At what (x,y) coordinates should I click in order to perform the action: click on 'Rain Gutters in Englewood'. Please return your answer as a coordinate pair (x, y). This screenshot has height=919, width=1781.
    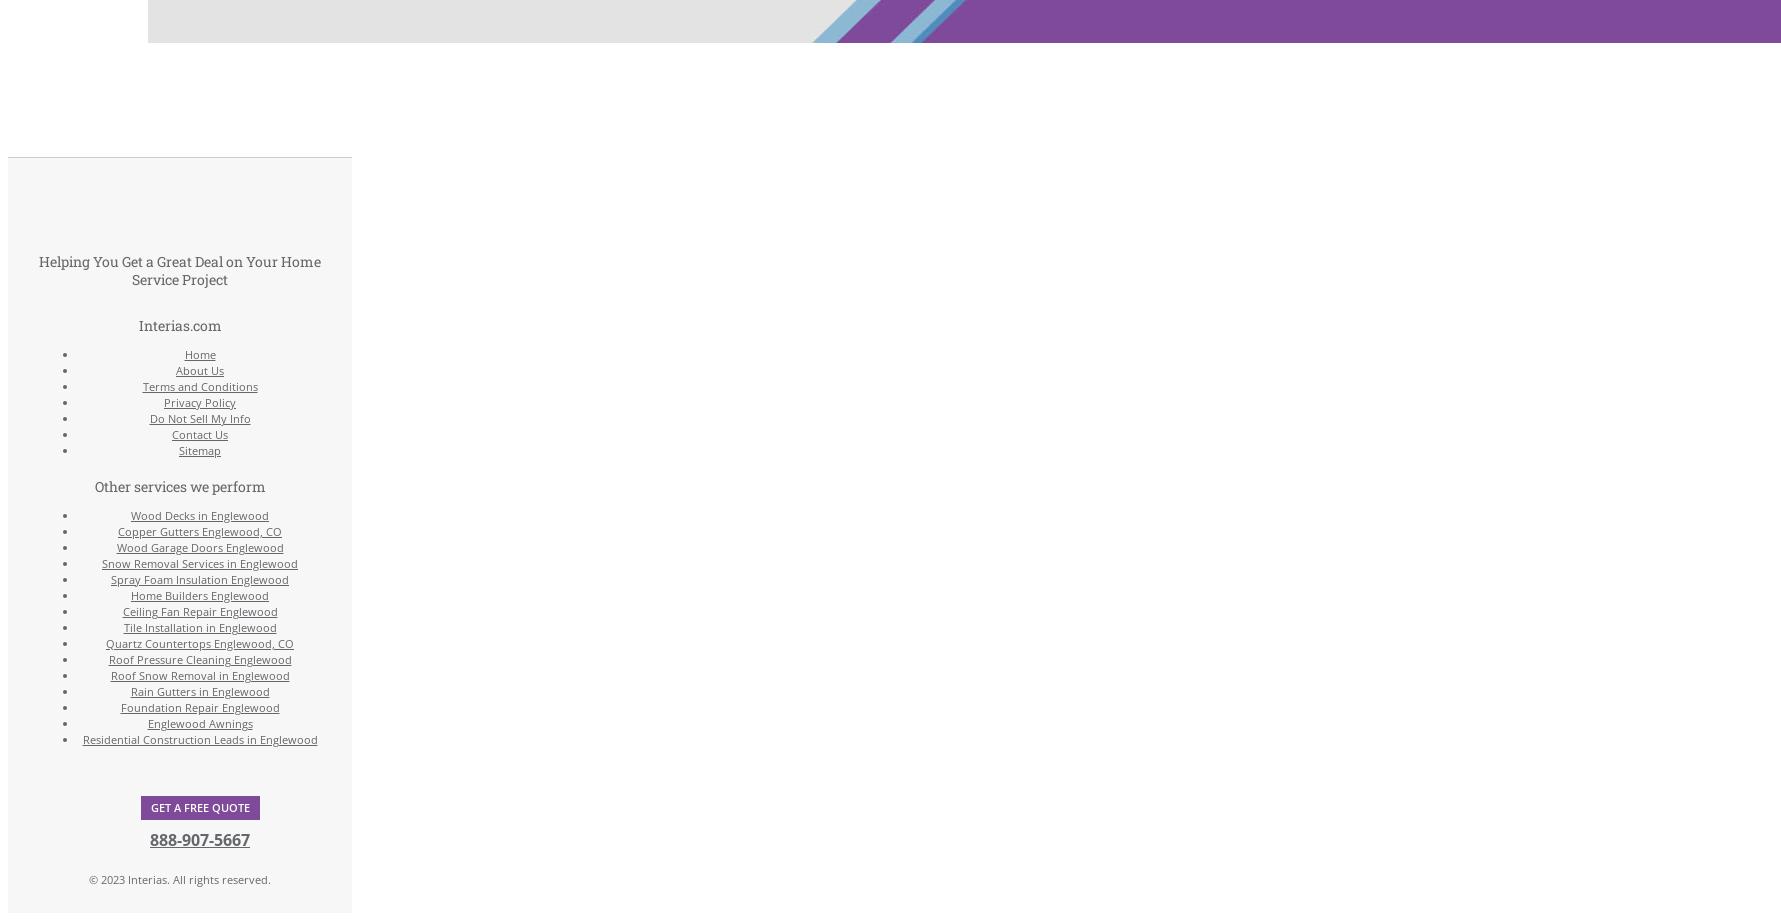
    Looking at the image, I should click on (199, 689).